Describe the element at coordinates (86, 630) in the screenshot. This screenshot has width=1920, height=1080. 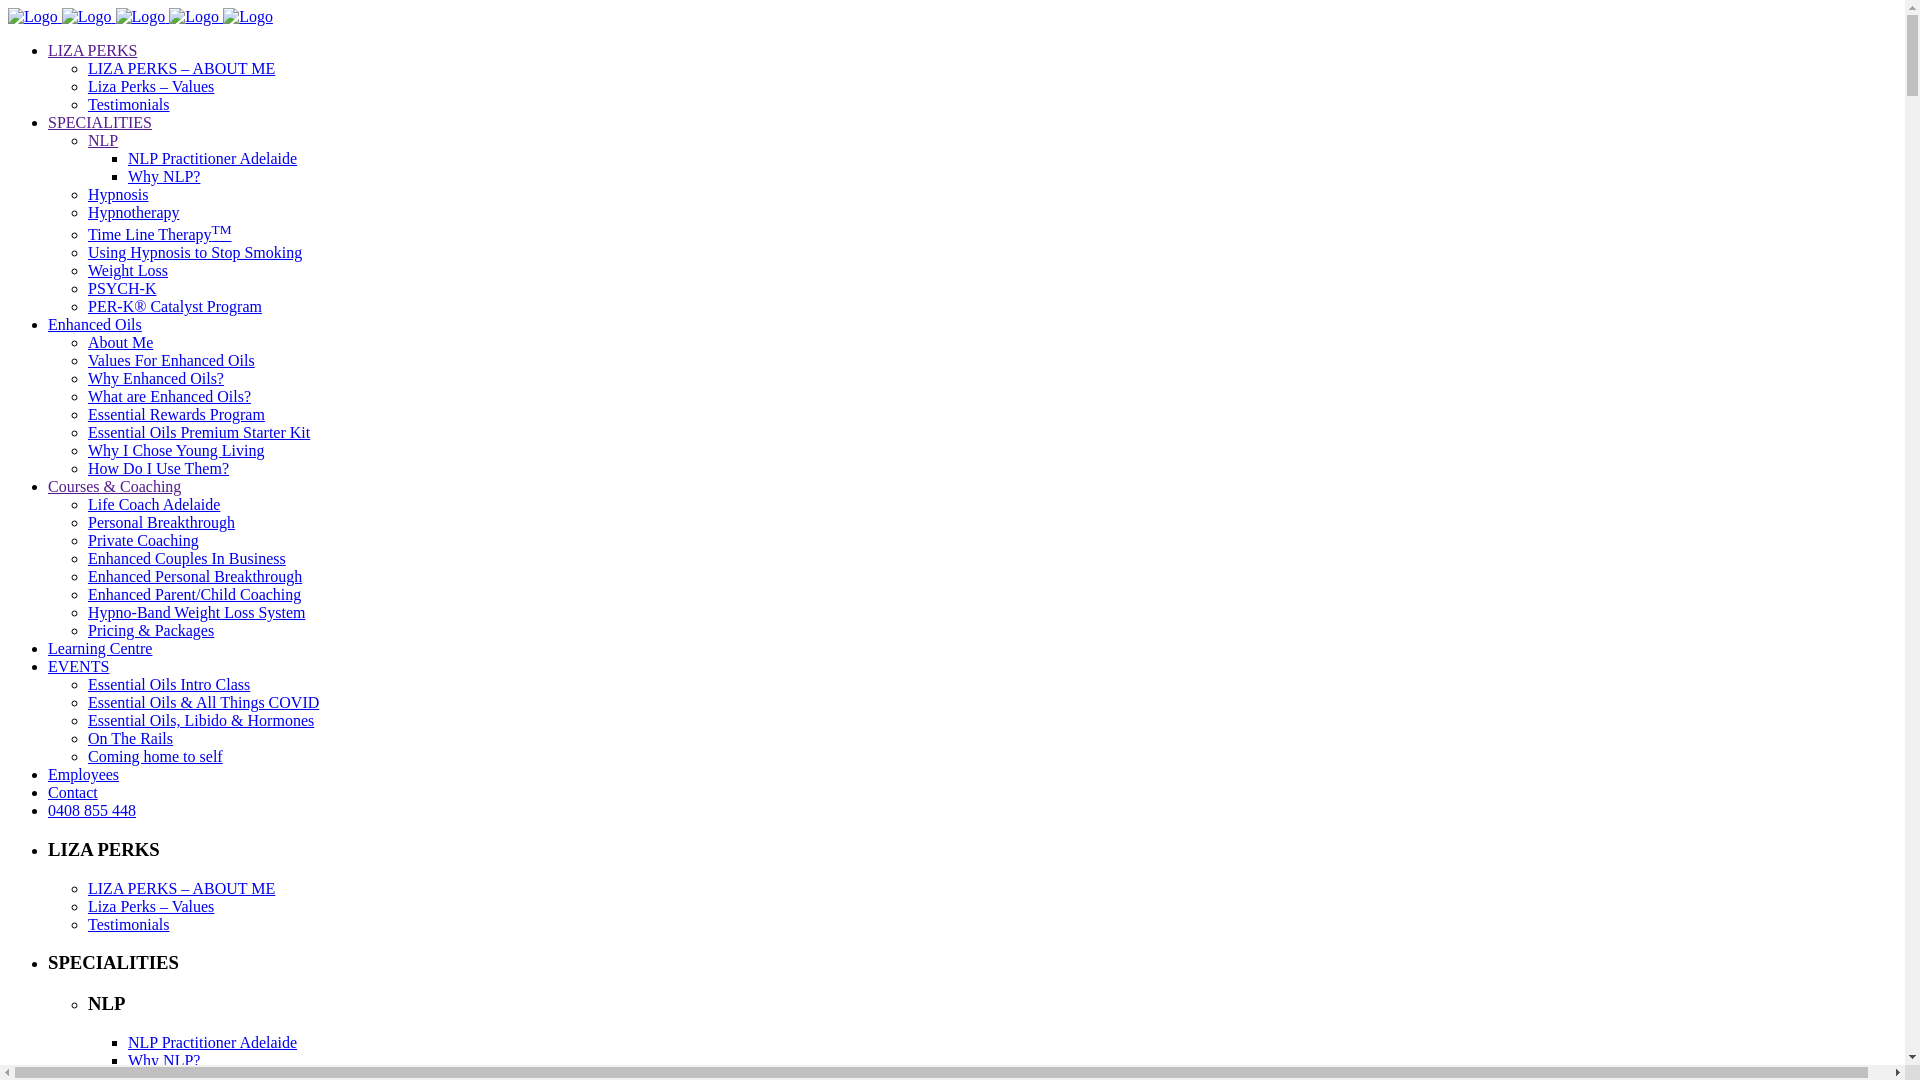
I see `'Pricing & Packages'` at that location.